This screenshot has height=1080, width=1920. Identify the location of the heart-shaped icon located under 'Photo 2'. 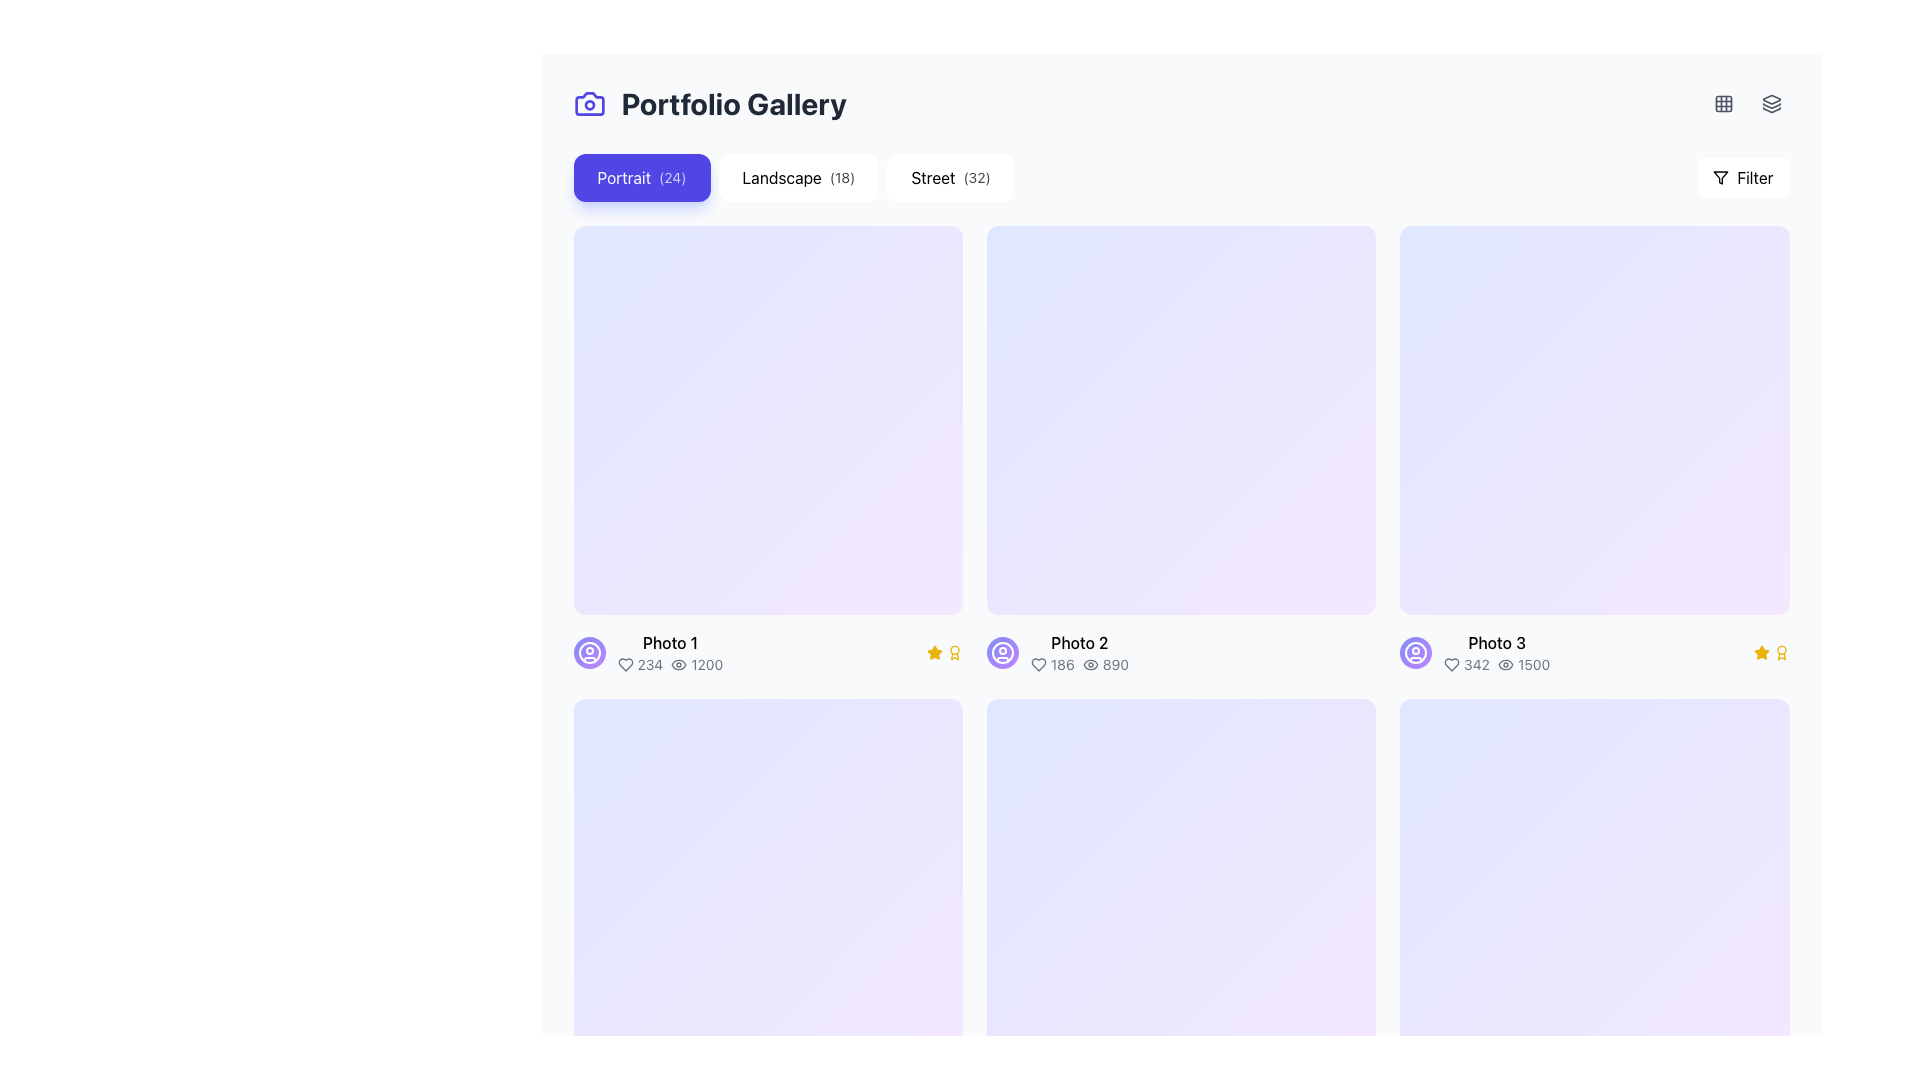
(1038, 665).